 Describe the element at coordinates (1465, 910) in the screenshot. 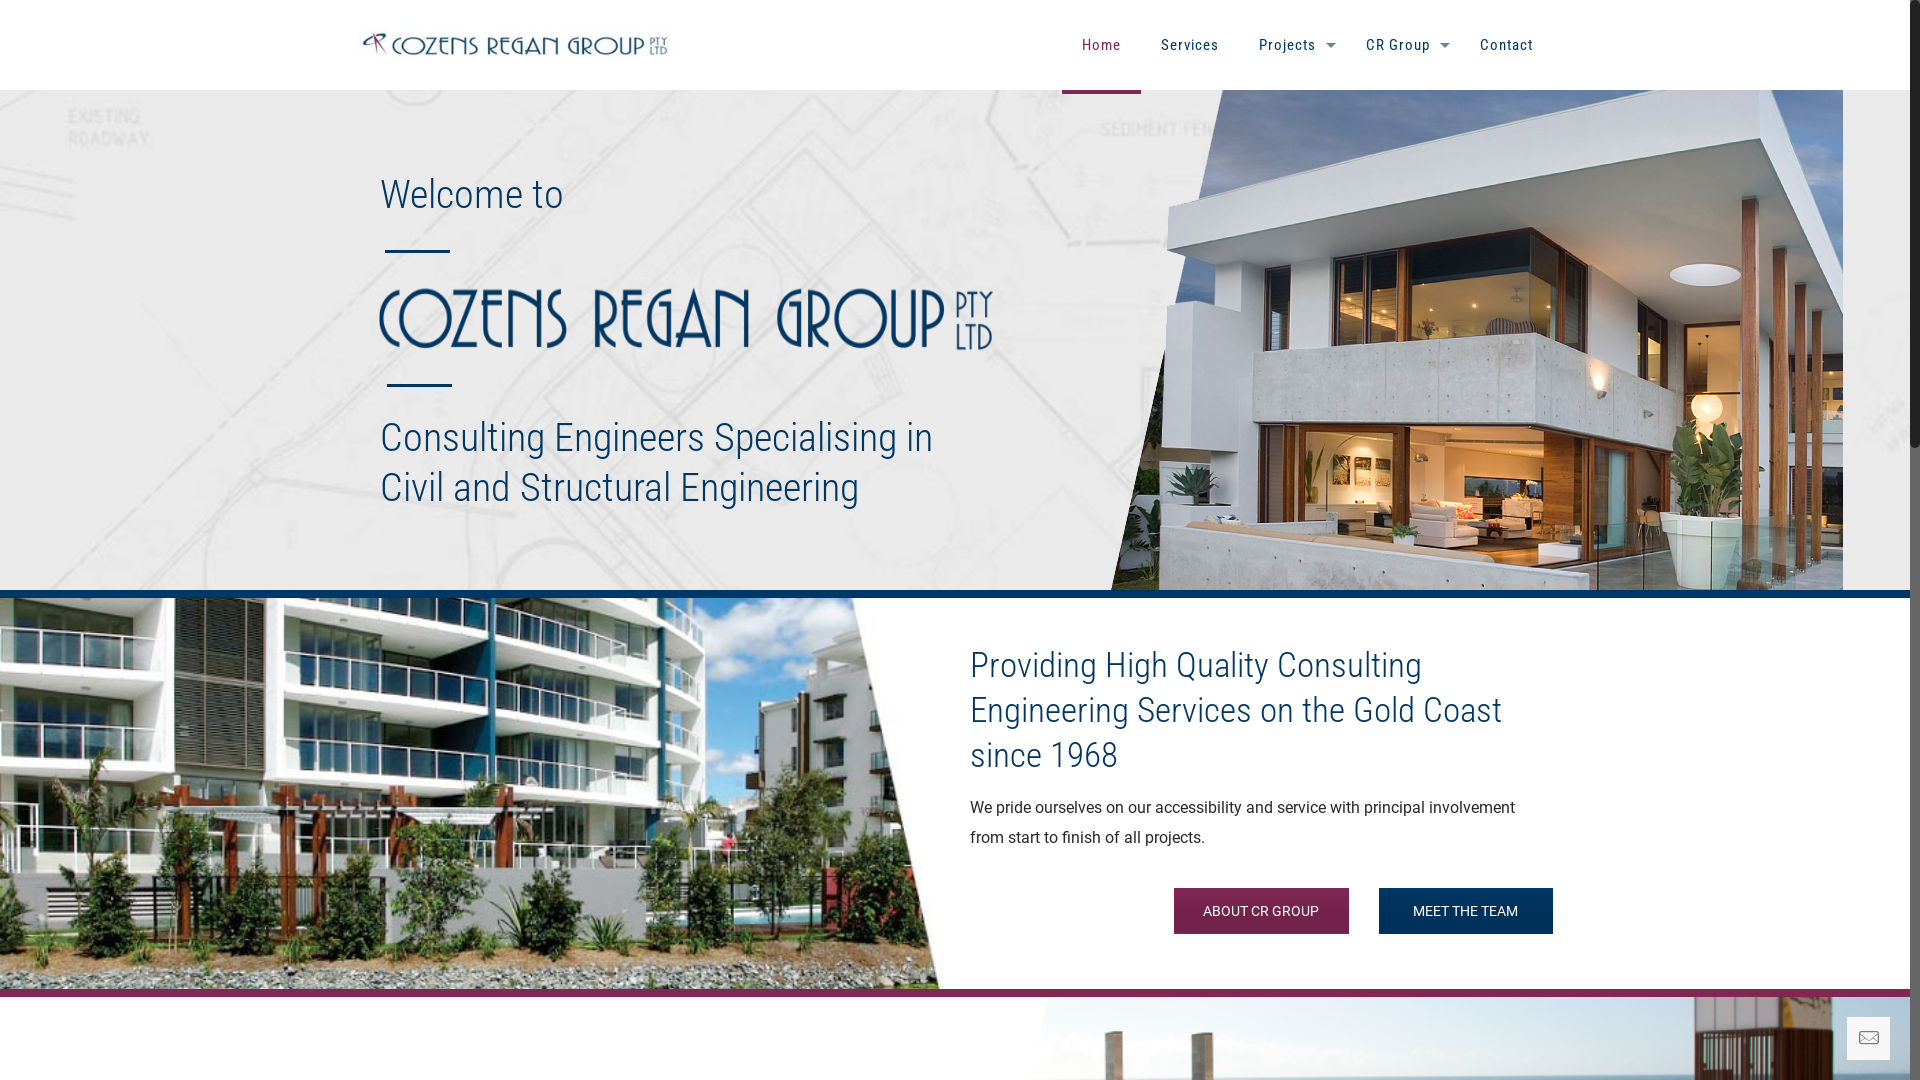

I see `'MEET THE TEAM'` at that location.